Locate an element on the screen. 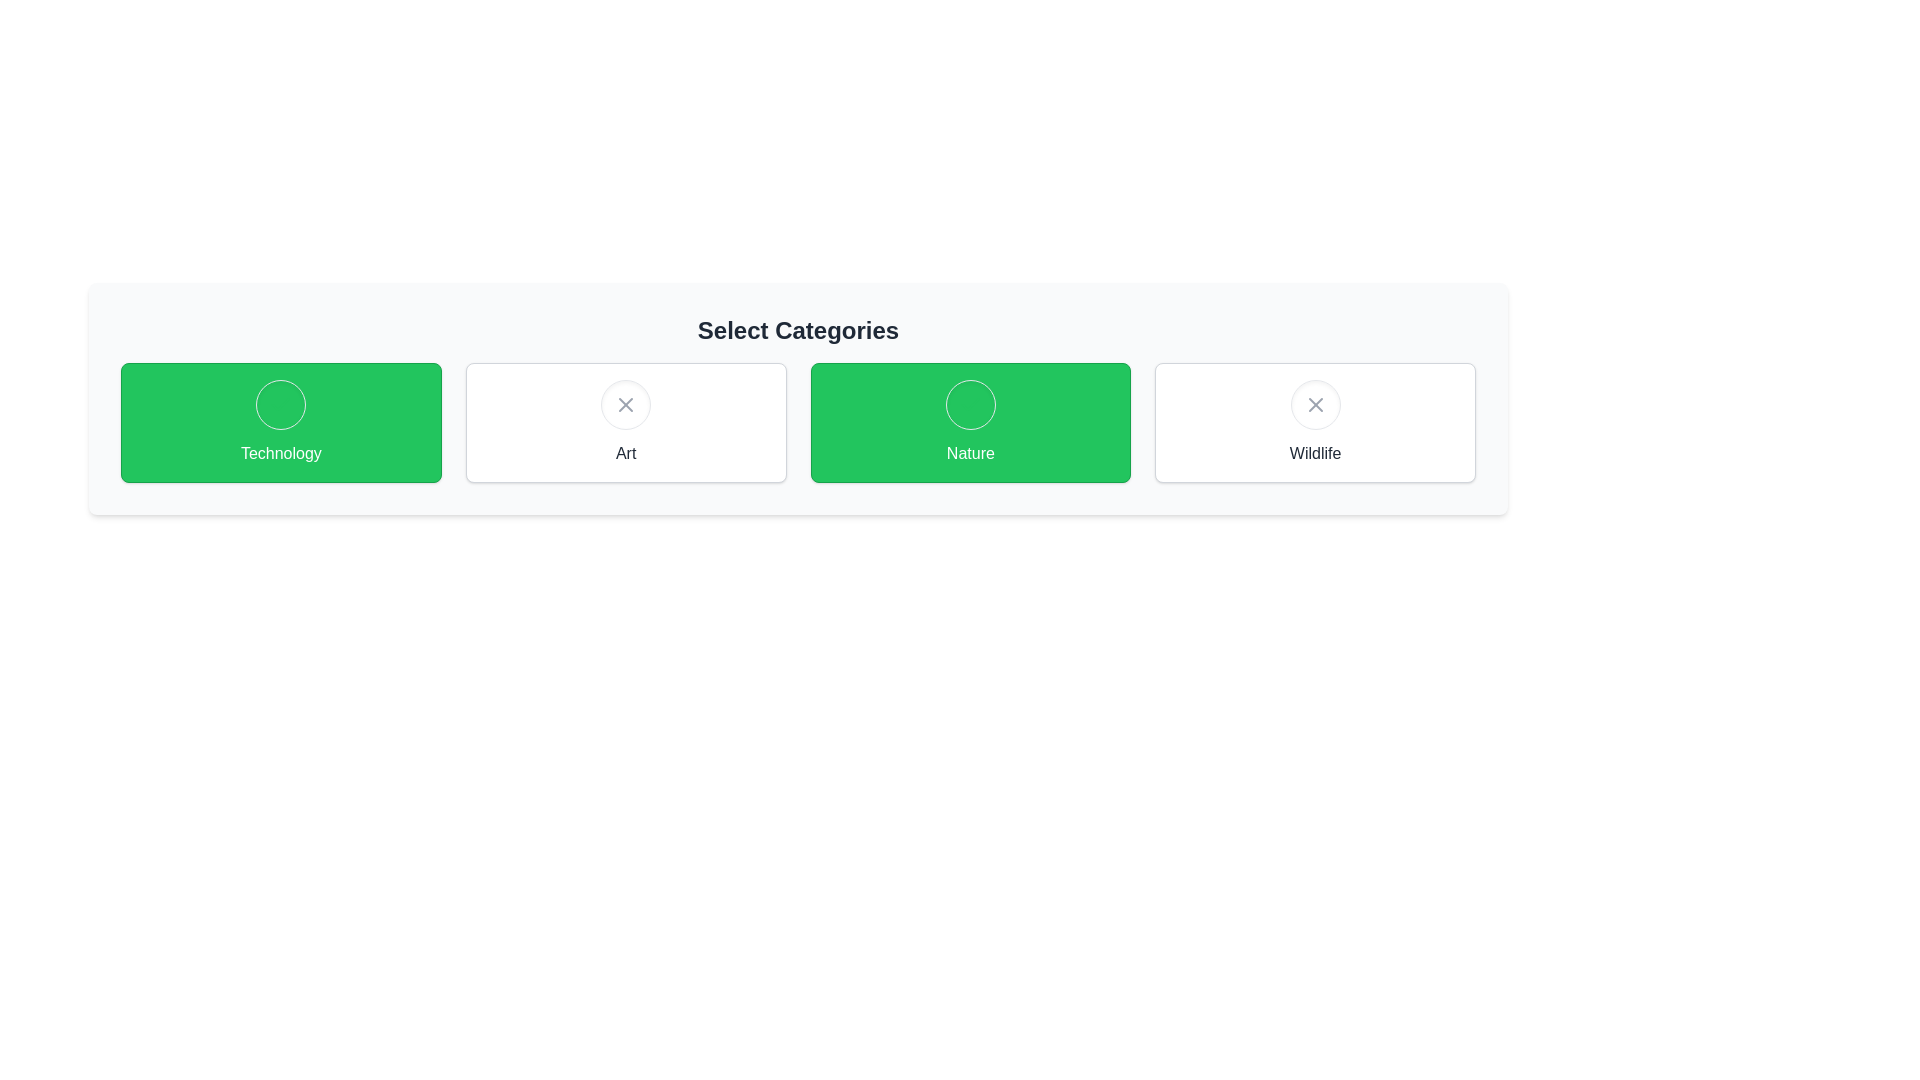 This screenshot has width=1920, height=1080. the category chip labeled Technology is located at coordinates (280, 422).